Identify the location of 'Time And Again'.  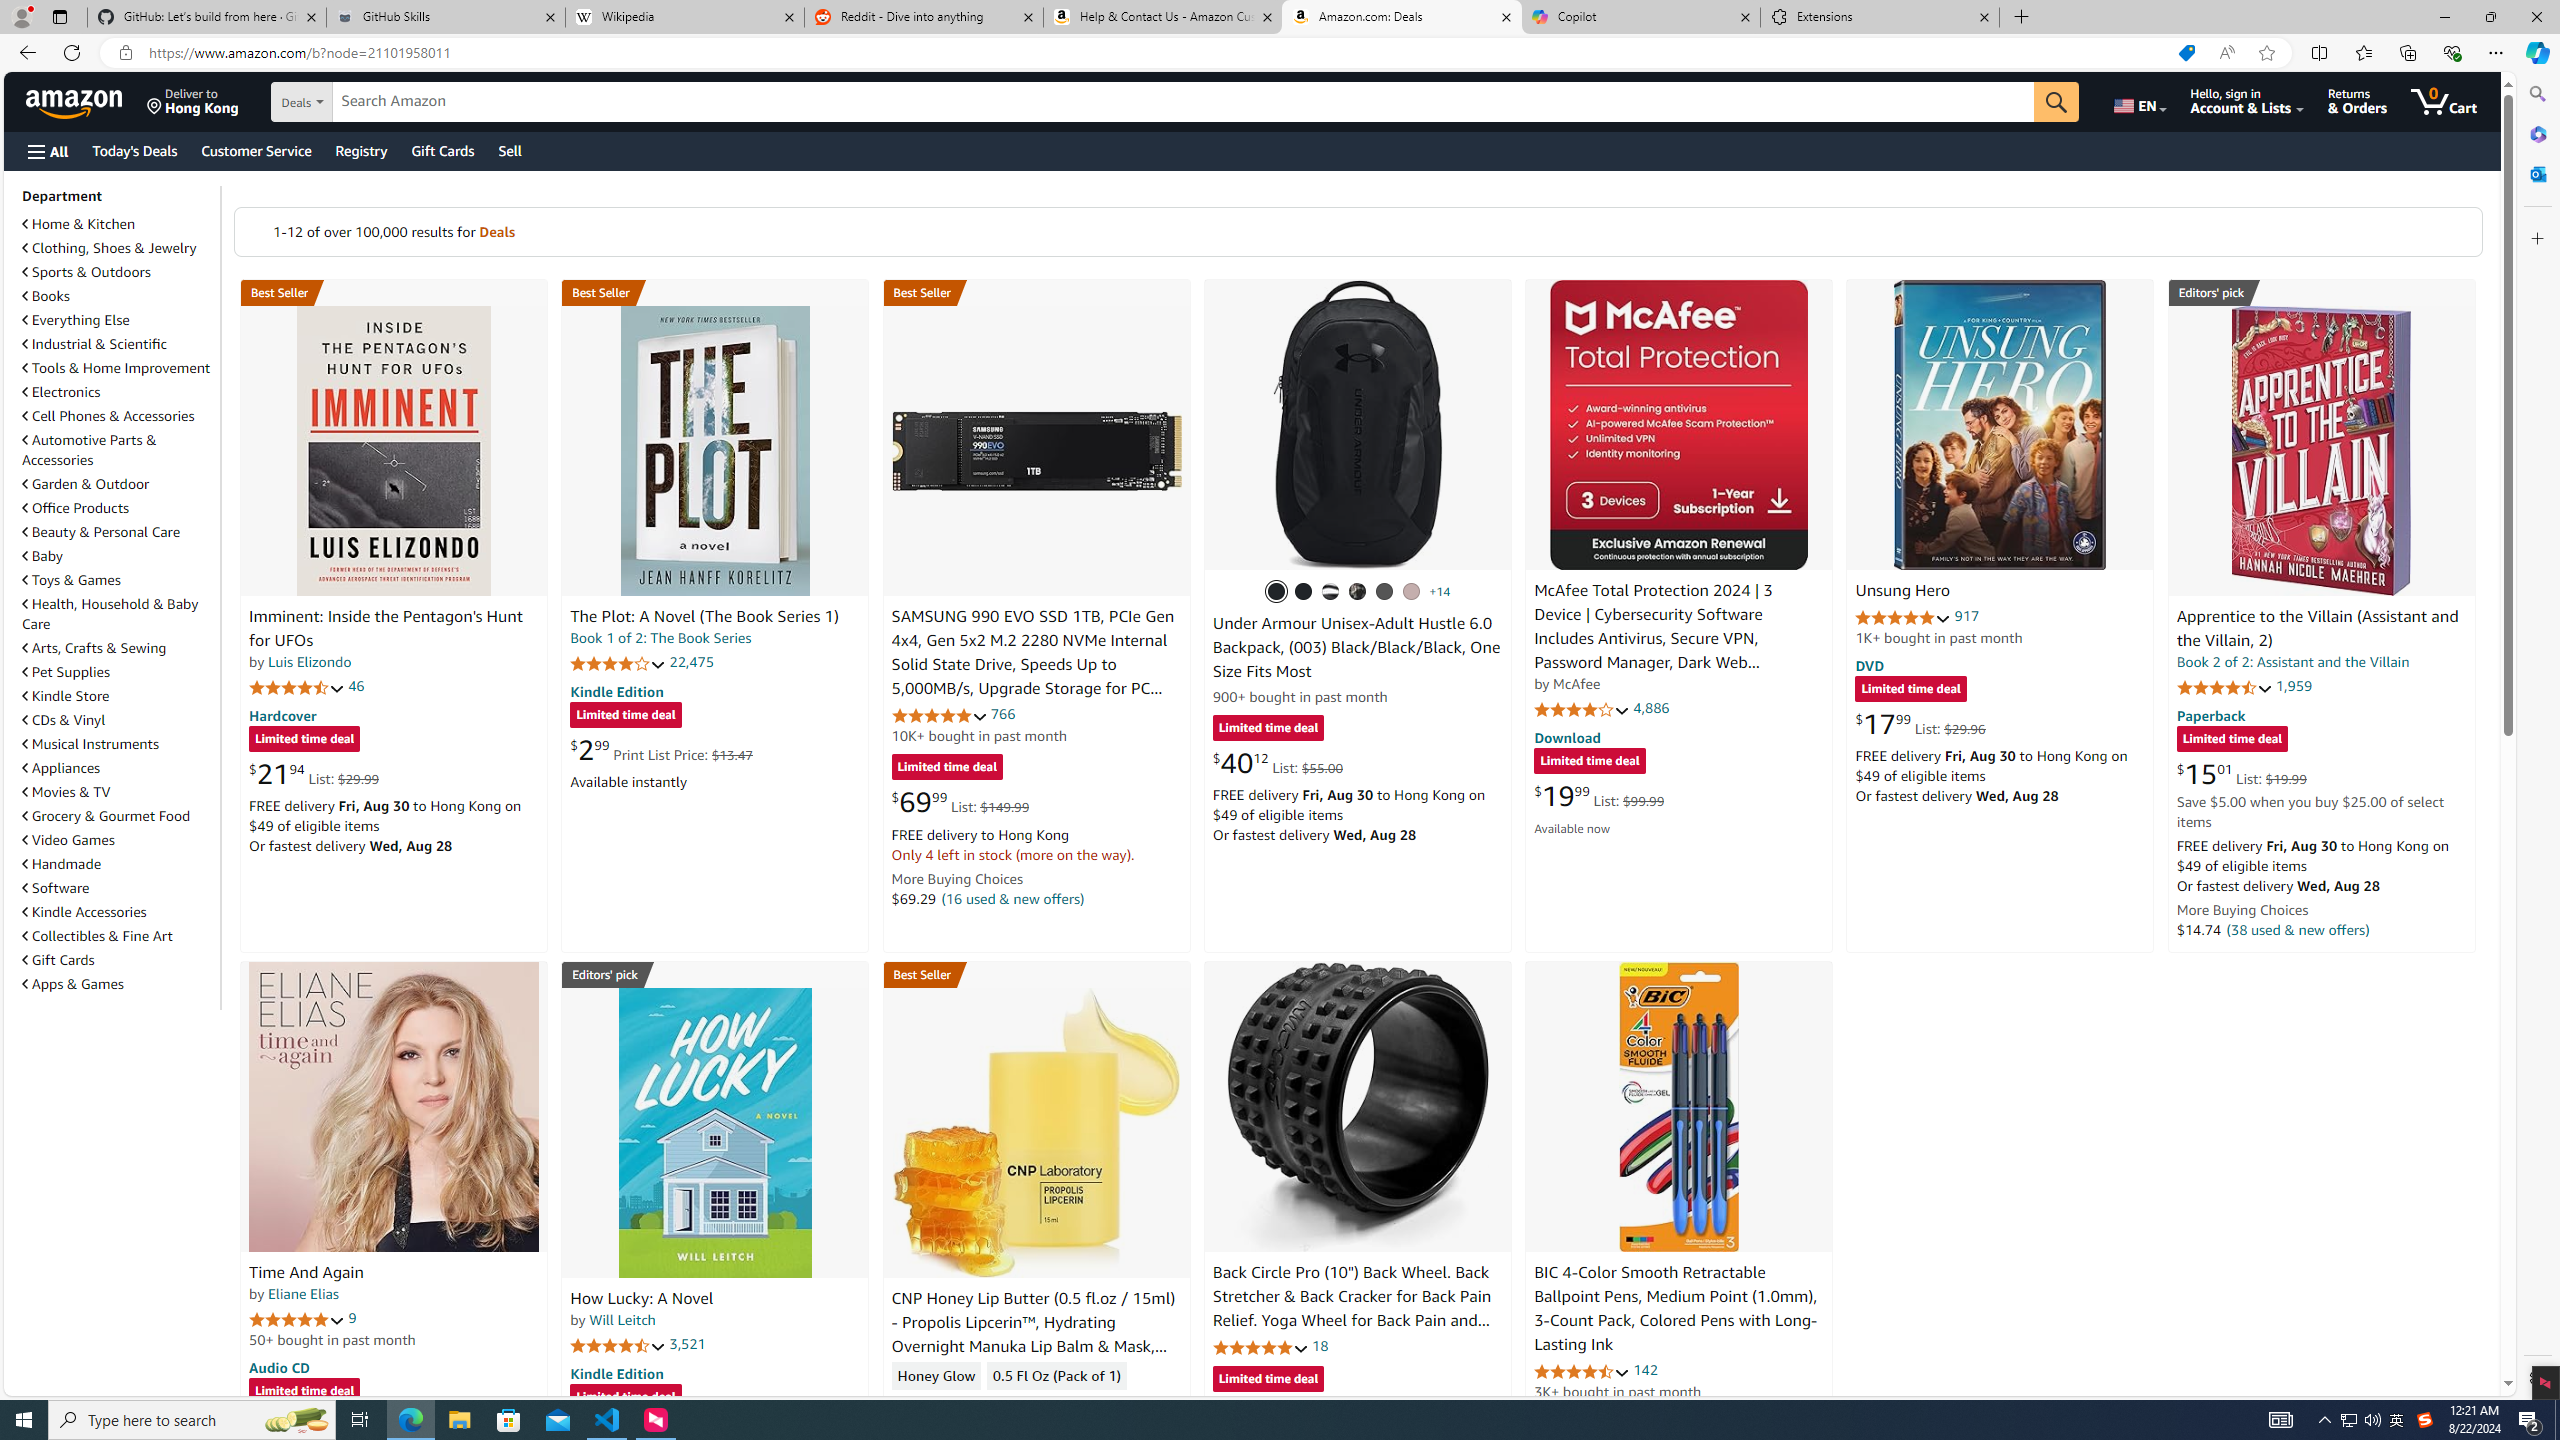
(305, 1271).